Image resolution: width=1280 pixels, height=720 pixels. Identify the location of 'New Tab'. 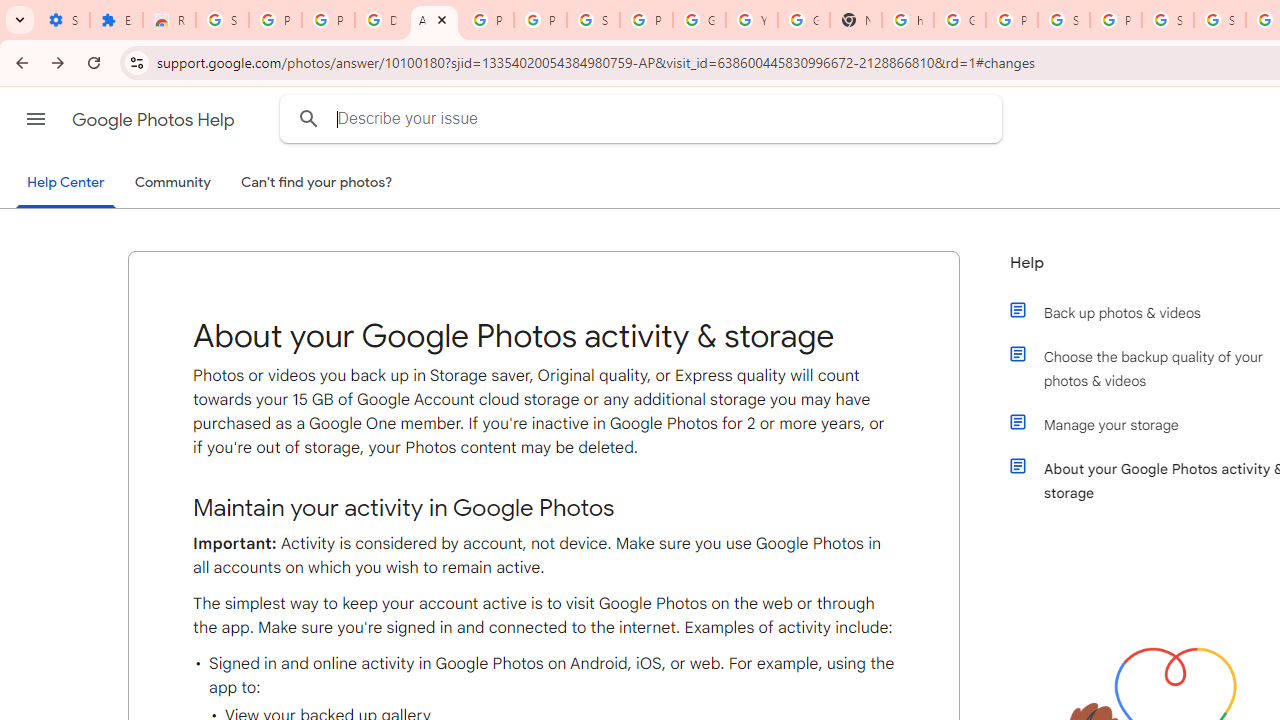
(855, 20).